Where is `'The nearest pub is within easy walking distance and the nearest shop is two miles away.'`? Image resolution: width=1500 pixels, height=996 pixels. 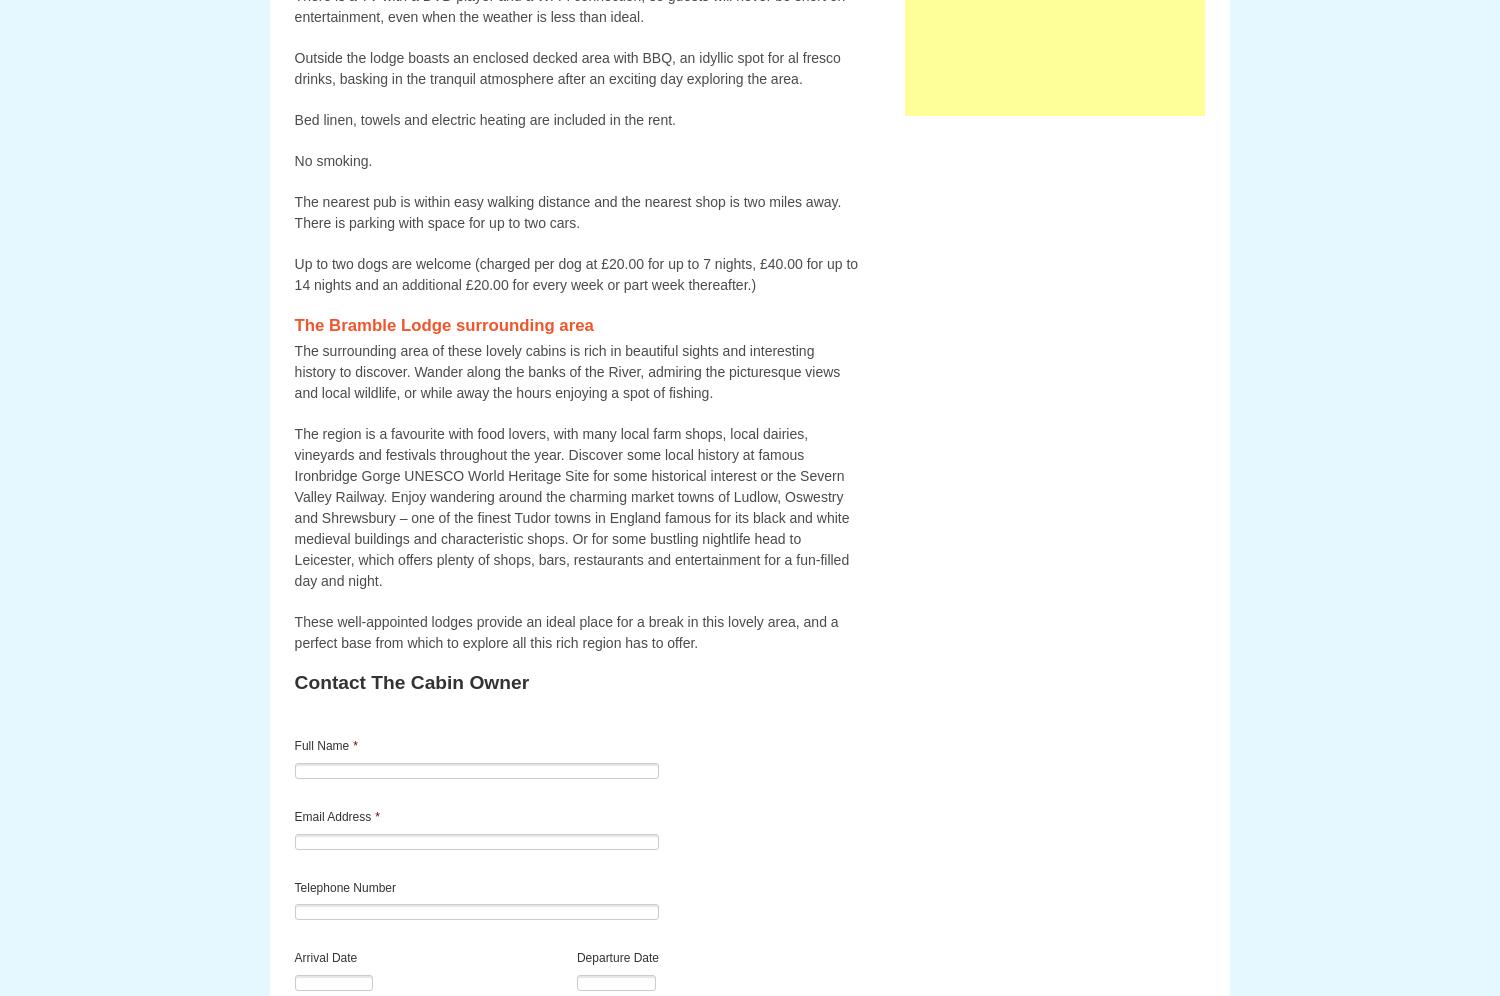 'The nearest pub is within easy walking distance and the nearest shop is two miles away.' is located at coordinates (566, 201).